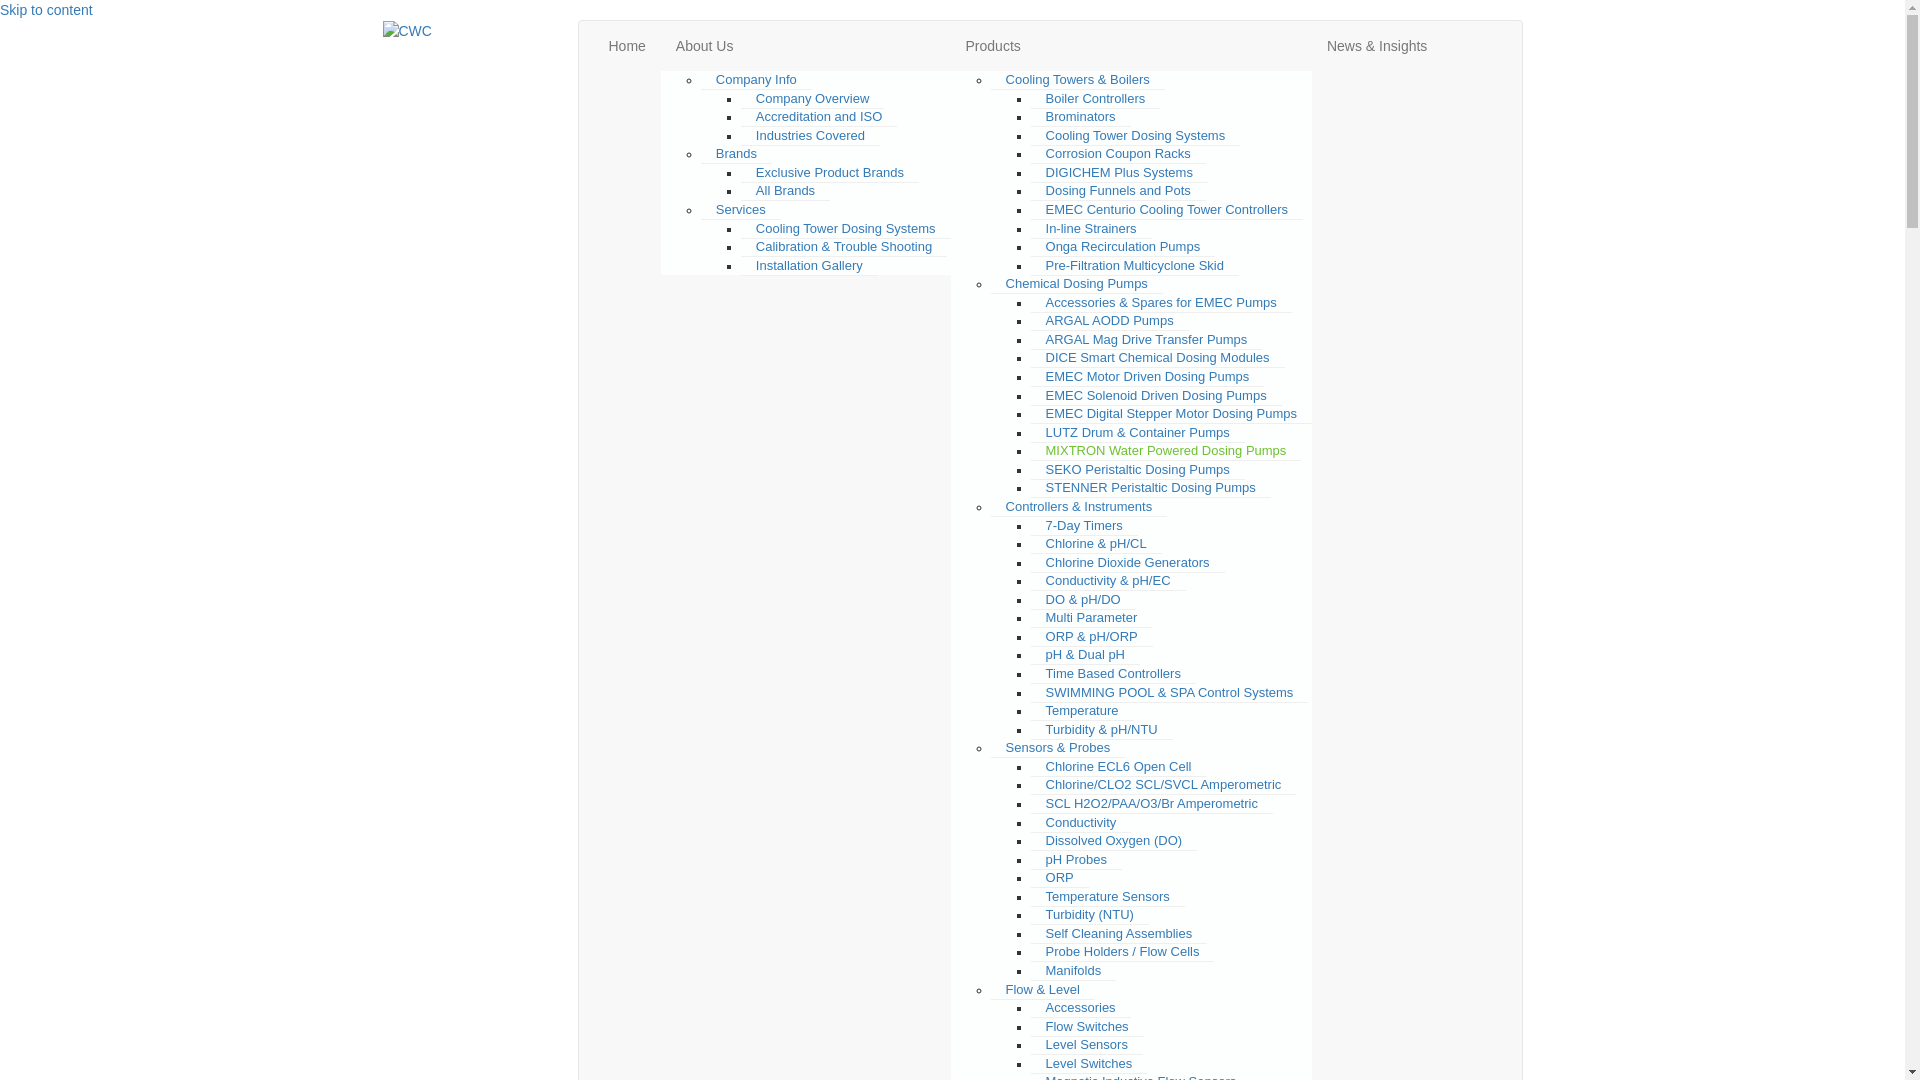 The height and width of the screenshot is (1080, 1920). I want to click on 'Dissolved Oxygen (DO)', so click(1113, 840).